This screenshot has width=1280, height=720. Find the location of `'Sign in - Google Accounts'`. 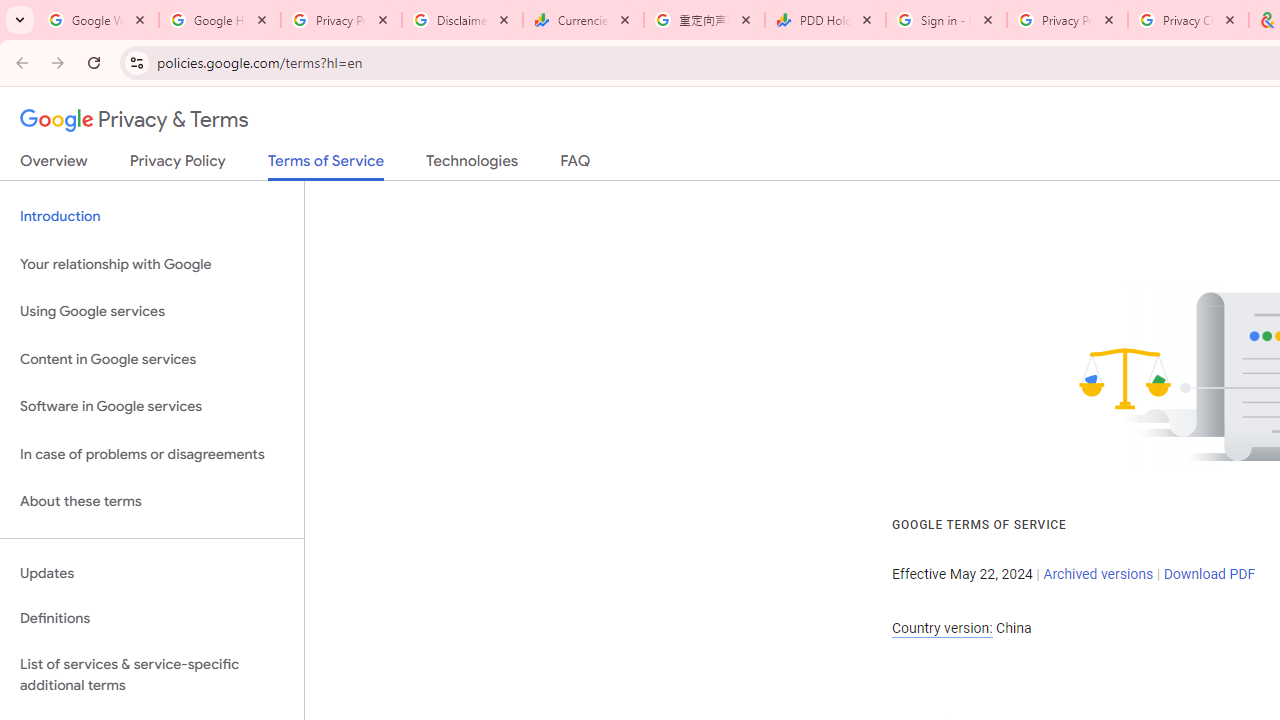

'Sign in - Google Accounts' is located at coordinates (945, 20).